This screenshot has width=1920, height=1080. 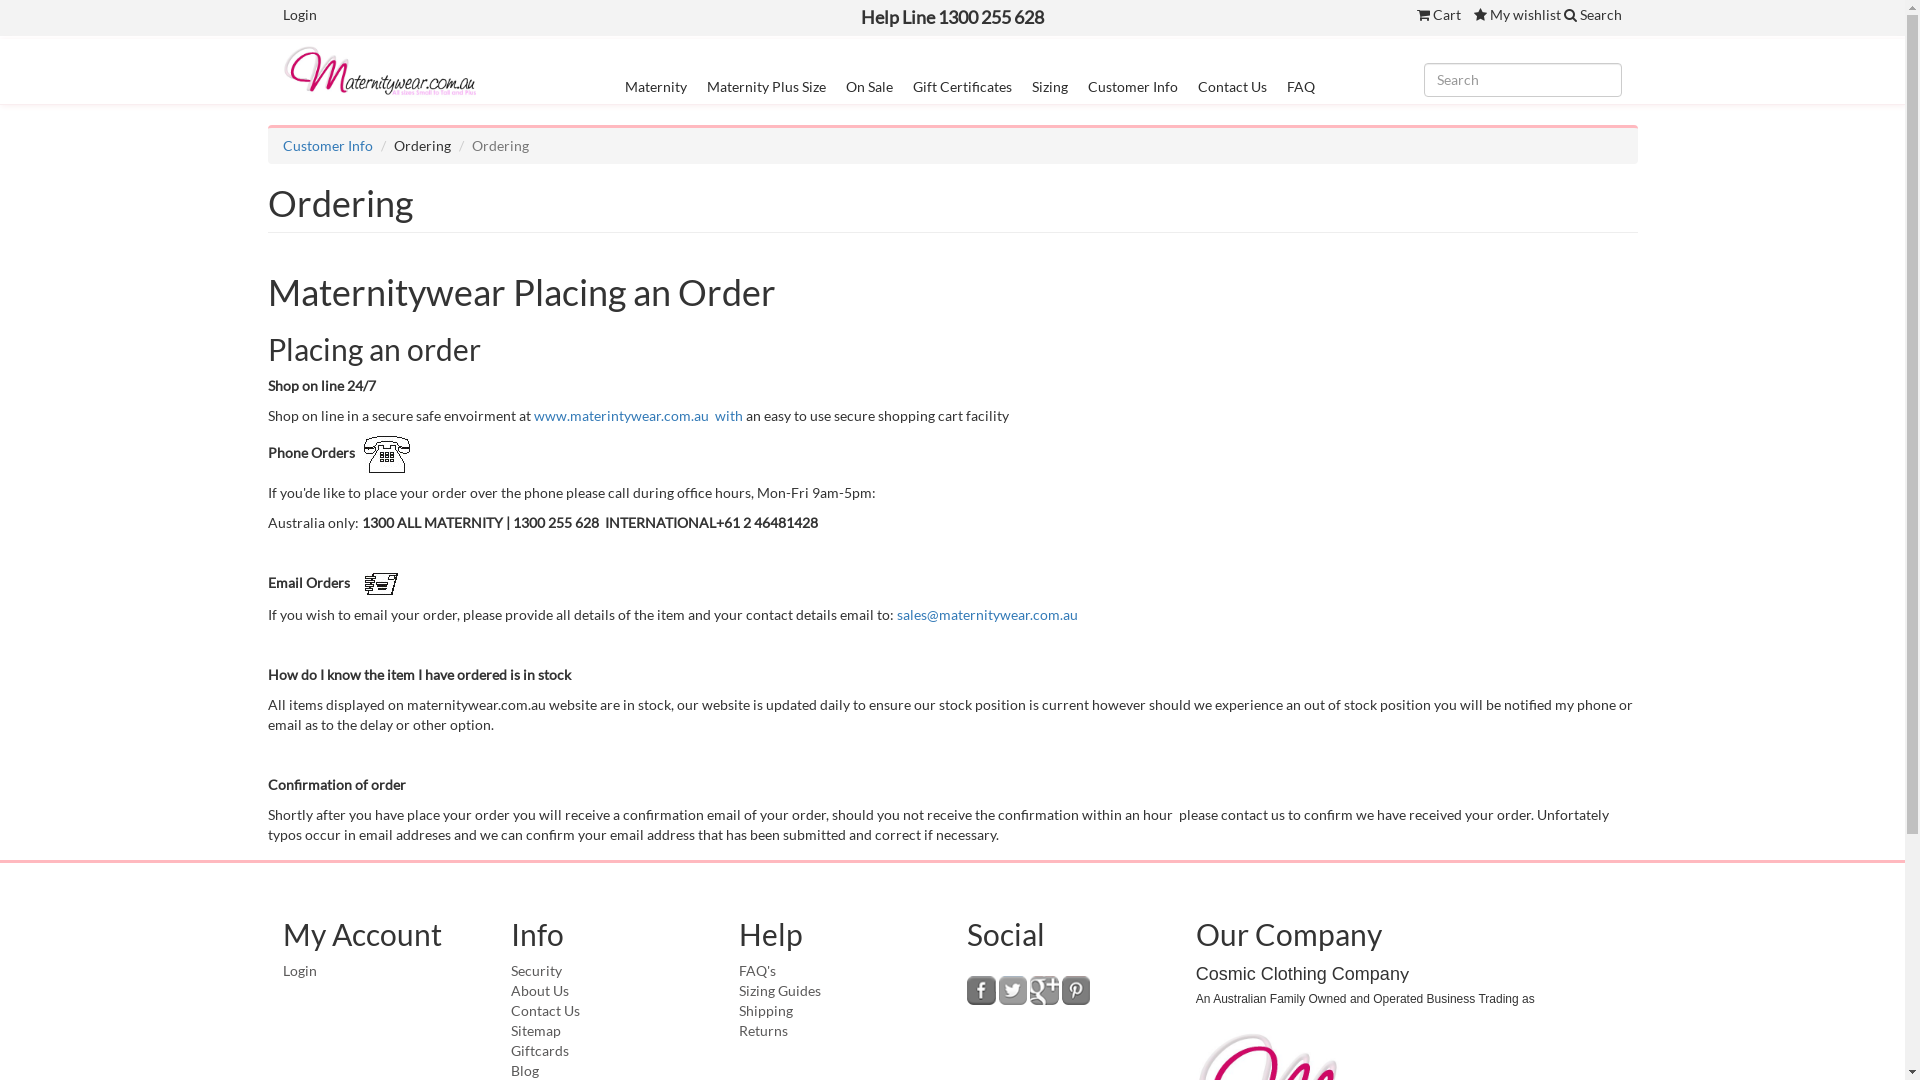 What do you see at coordinates (637, 414) in the screenshot?
I see `'www.materintywear.com.au  with'` at bounding box center [637, 414].